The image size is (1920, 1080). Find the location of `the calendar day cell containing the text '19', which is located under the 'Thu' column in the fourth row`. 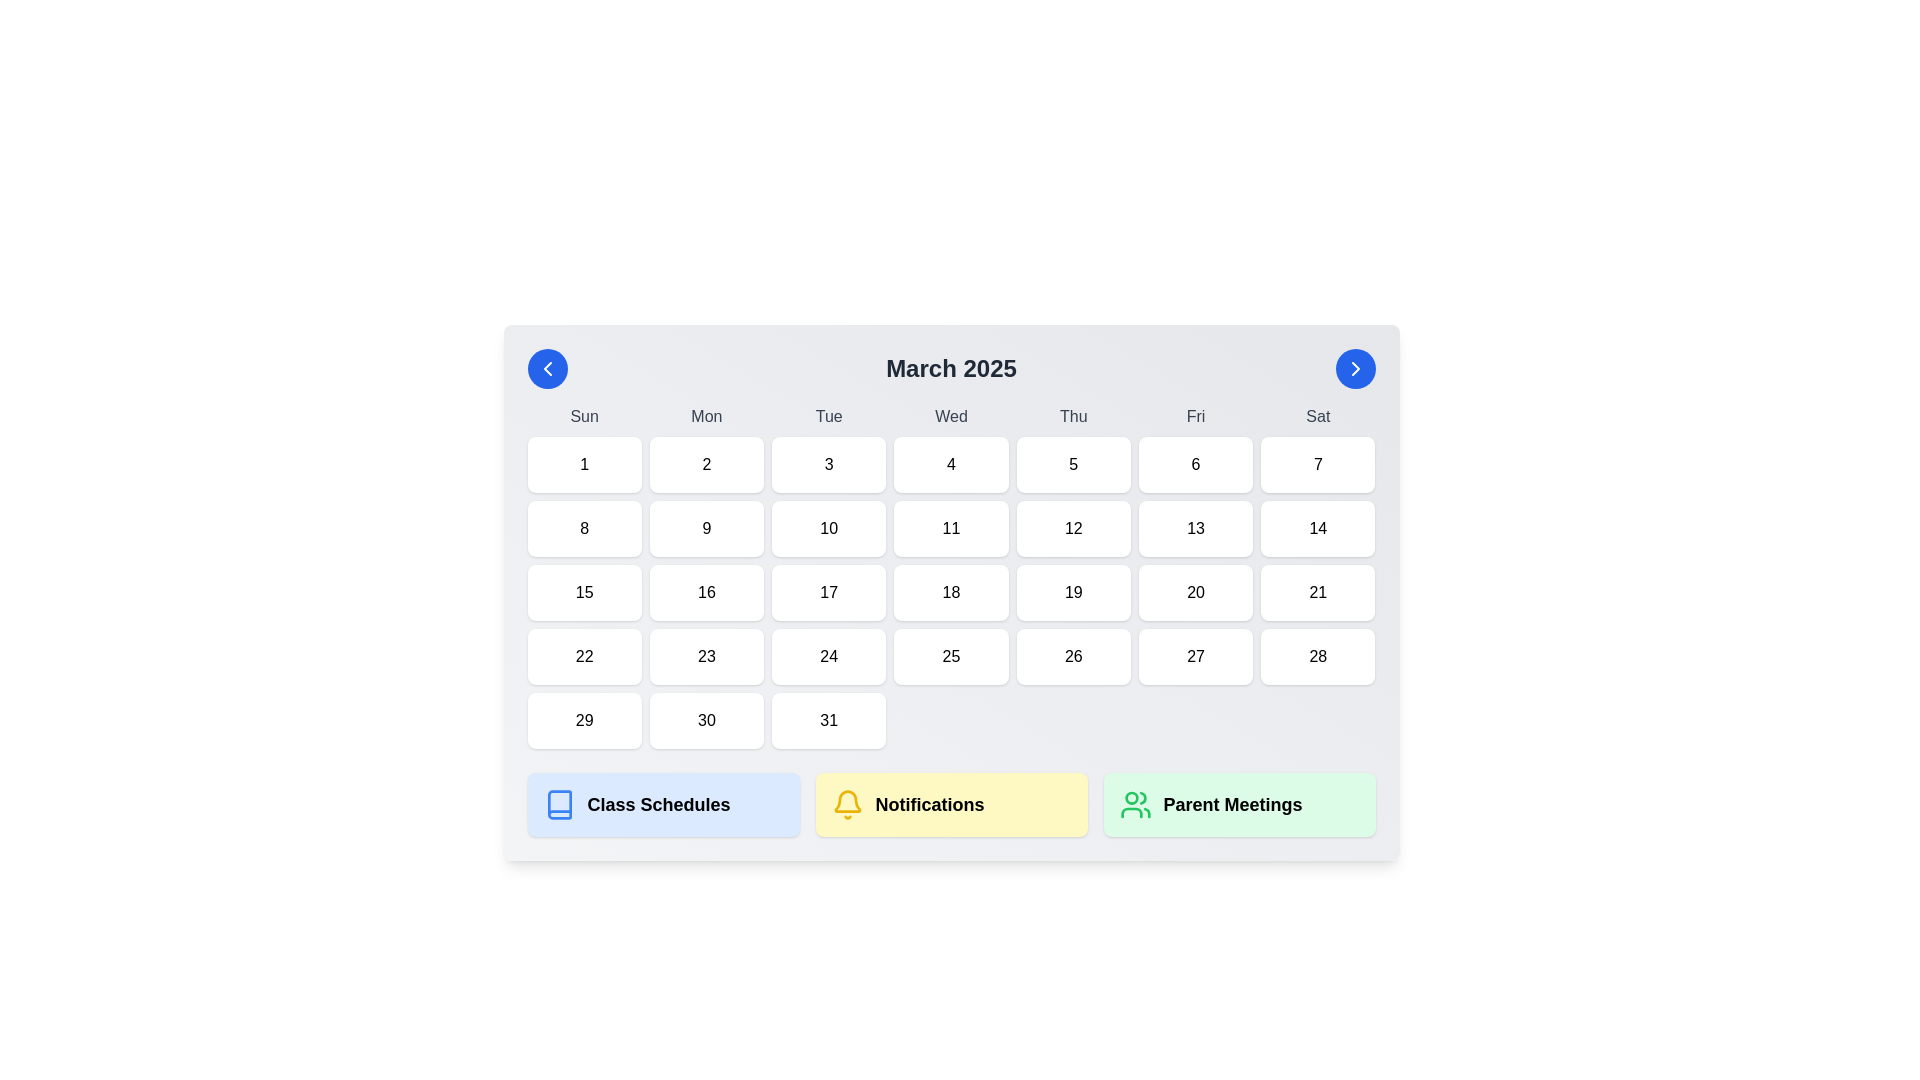

the calendar day cell containing the text '19', which is located under the 'Thu' column in the fourth row is located at coordinates (1072, 592).